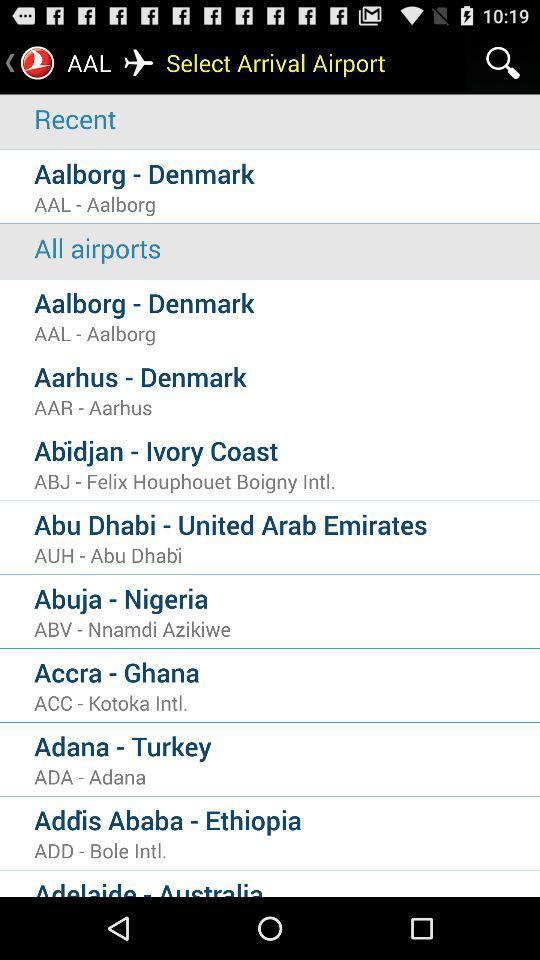 The width and height of the screenshot is (540, 960). What do you see at coordinates (286, 885) in the screenshot?
I see `adelaide - australia item` at bounding box center [286, 885].